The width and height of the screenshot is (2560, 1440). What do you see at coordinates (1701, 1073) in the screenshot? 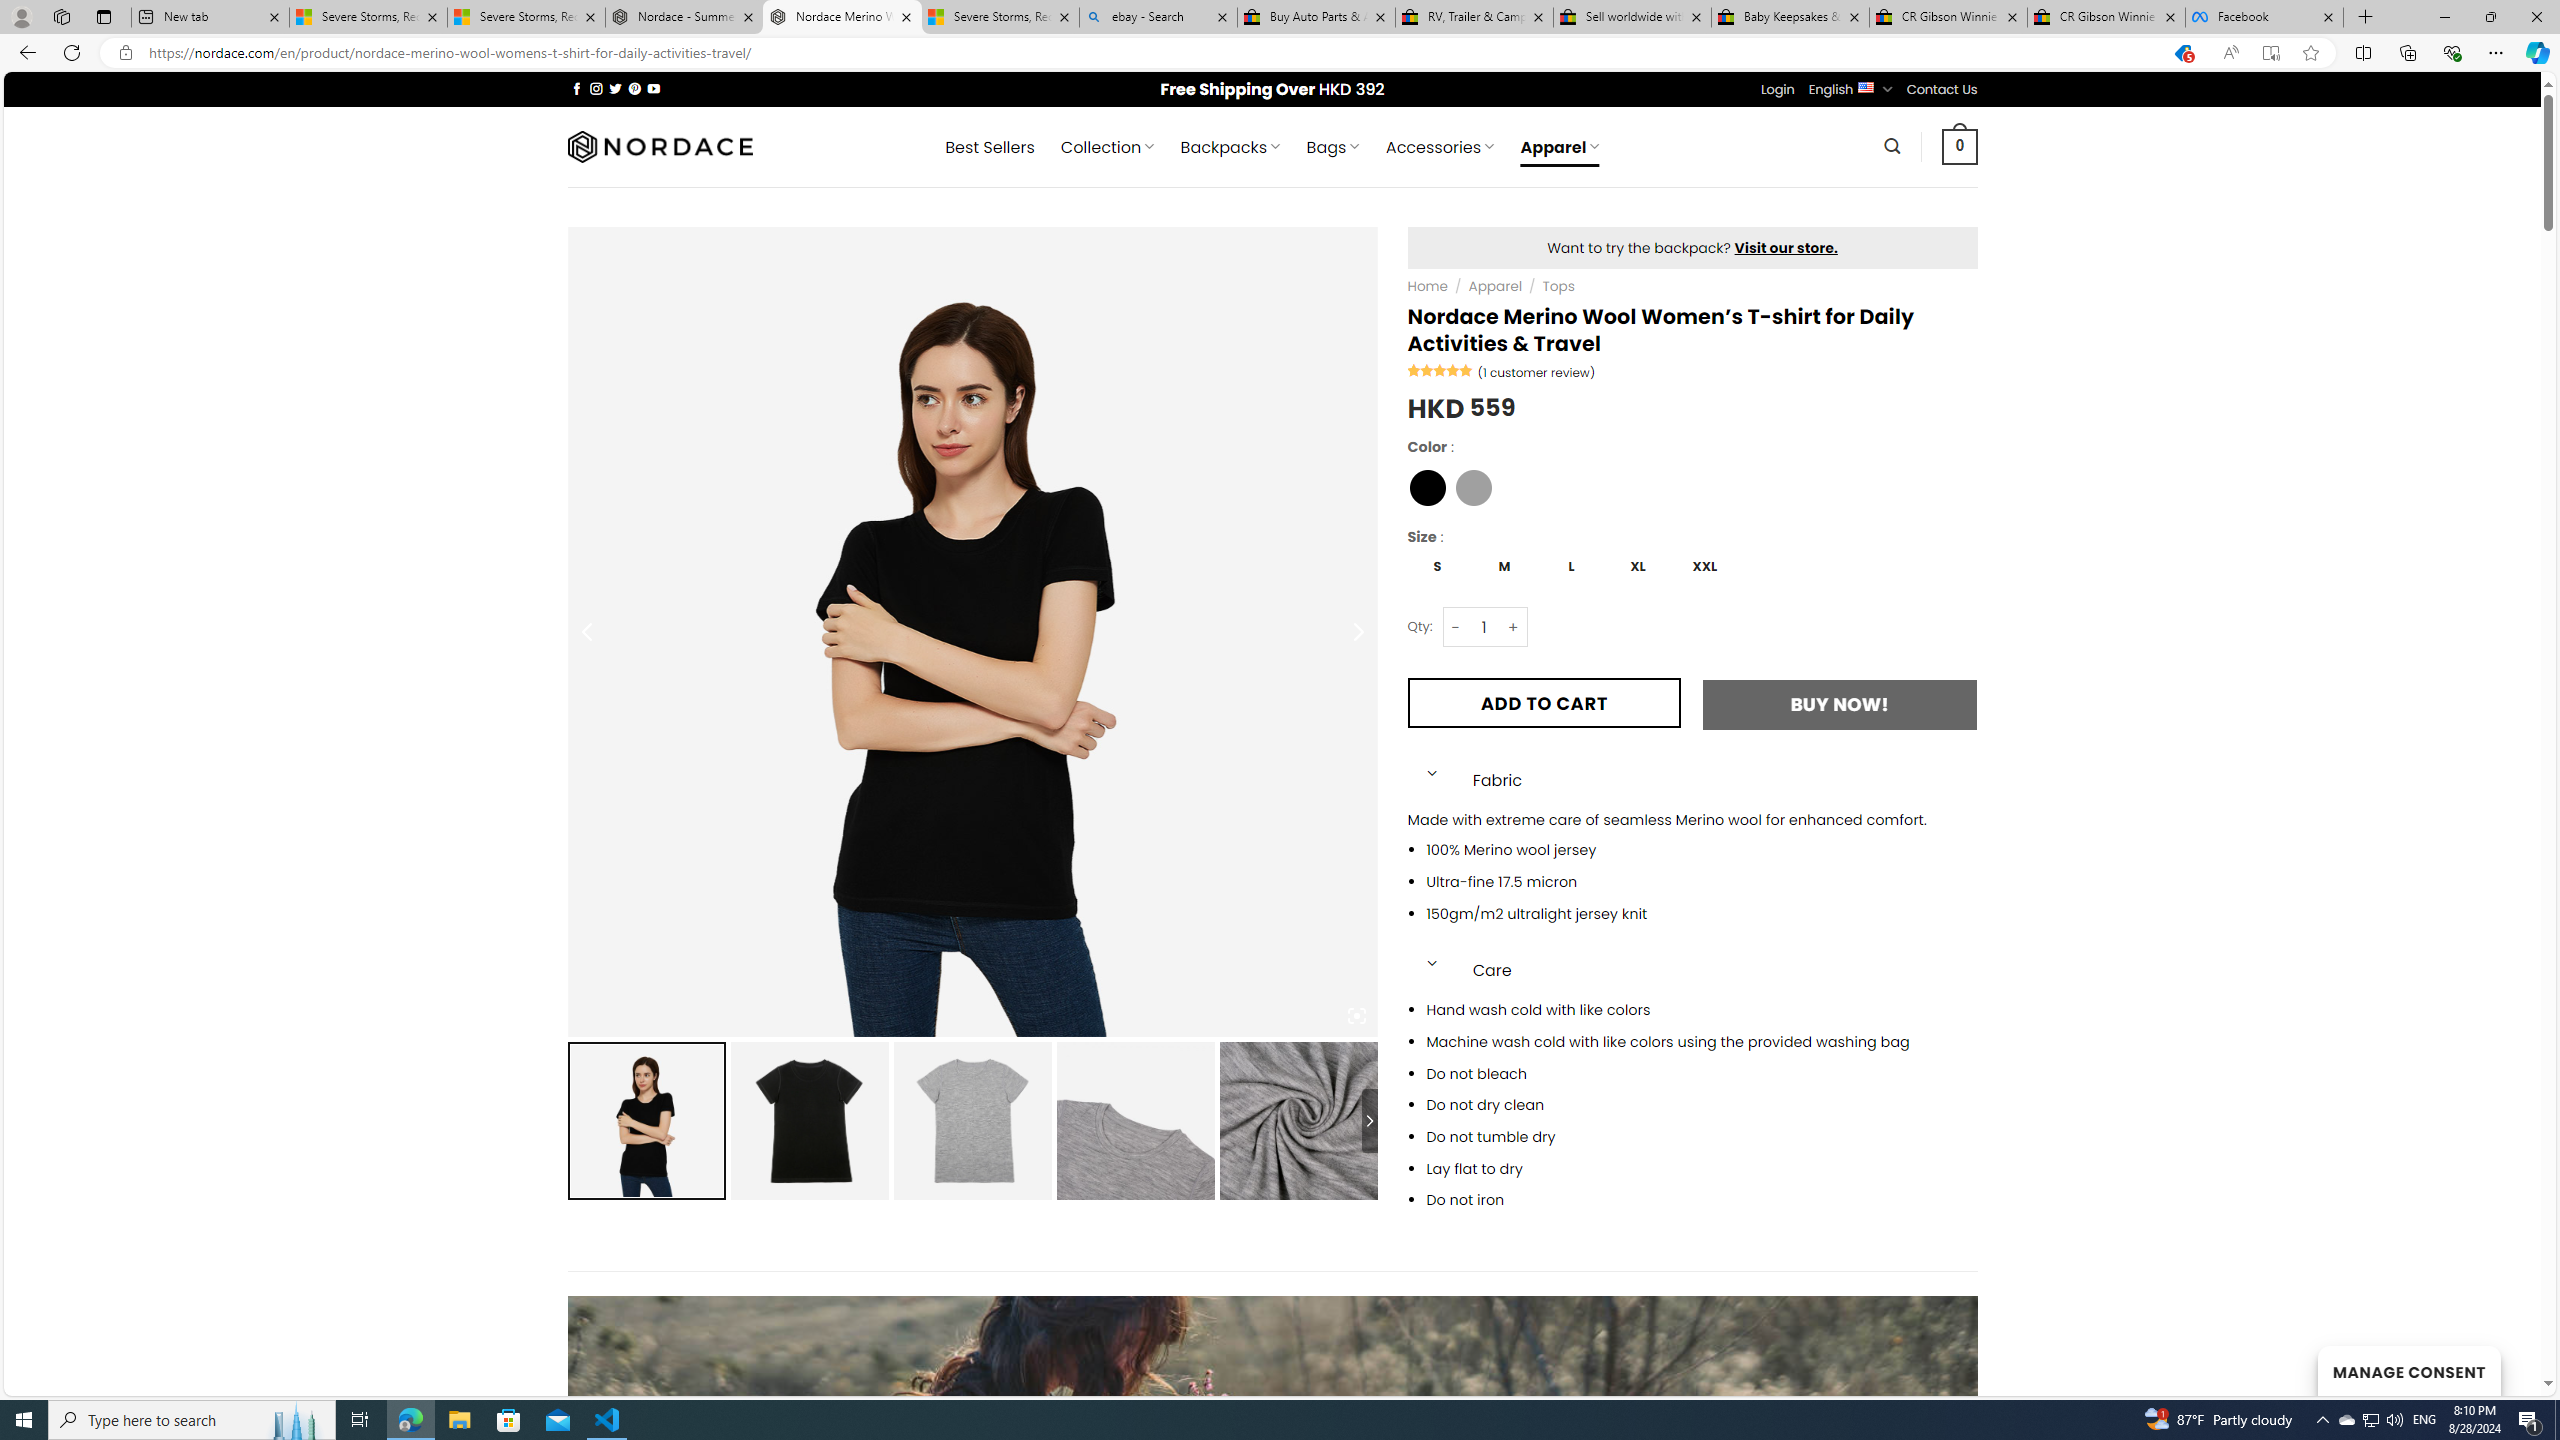
I see `'Do not bleach'` at bounding box center [1701, 1073].